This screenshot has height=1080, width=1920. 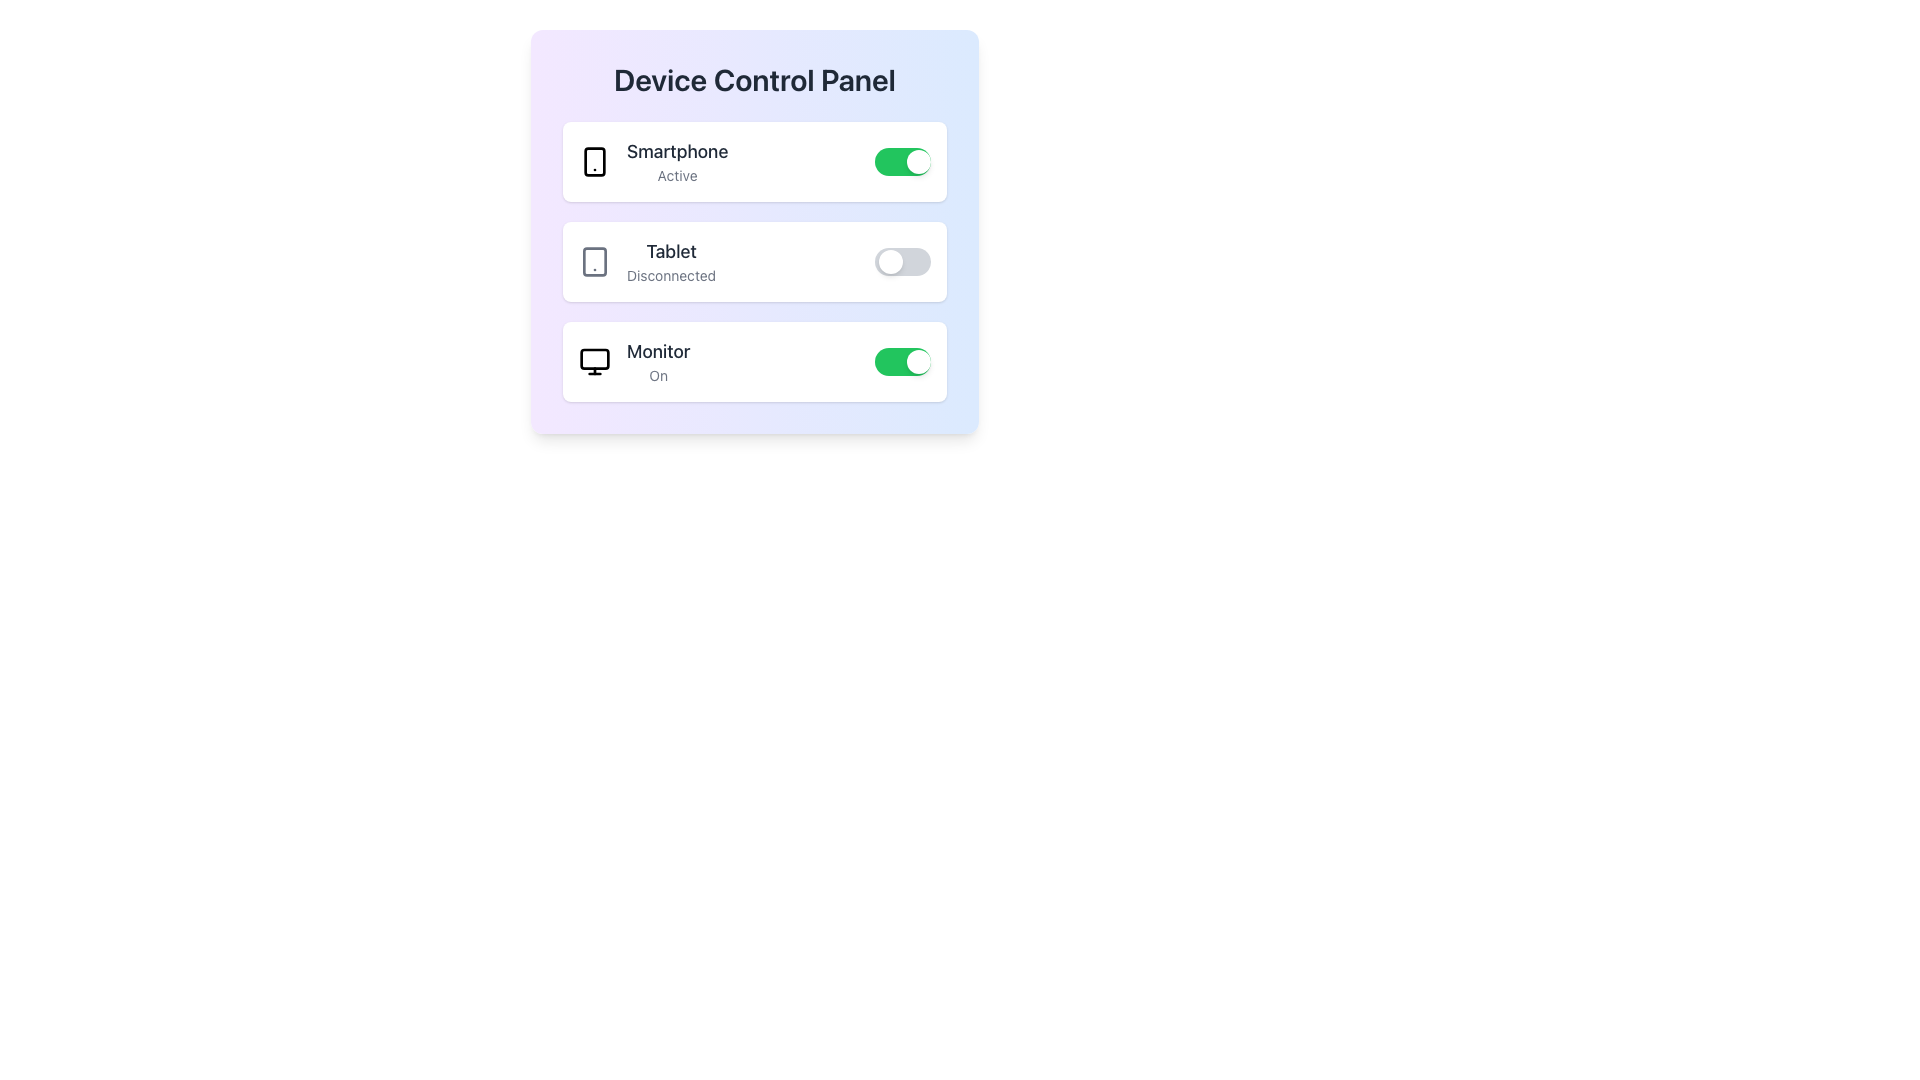 I want to click on the non-interactive text label that identifies the 'Tablet' device in the control panel, so click(x=671, y=250).